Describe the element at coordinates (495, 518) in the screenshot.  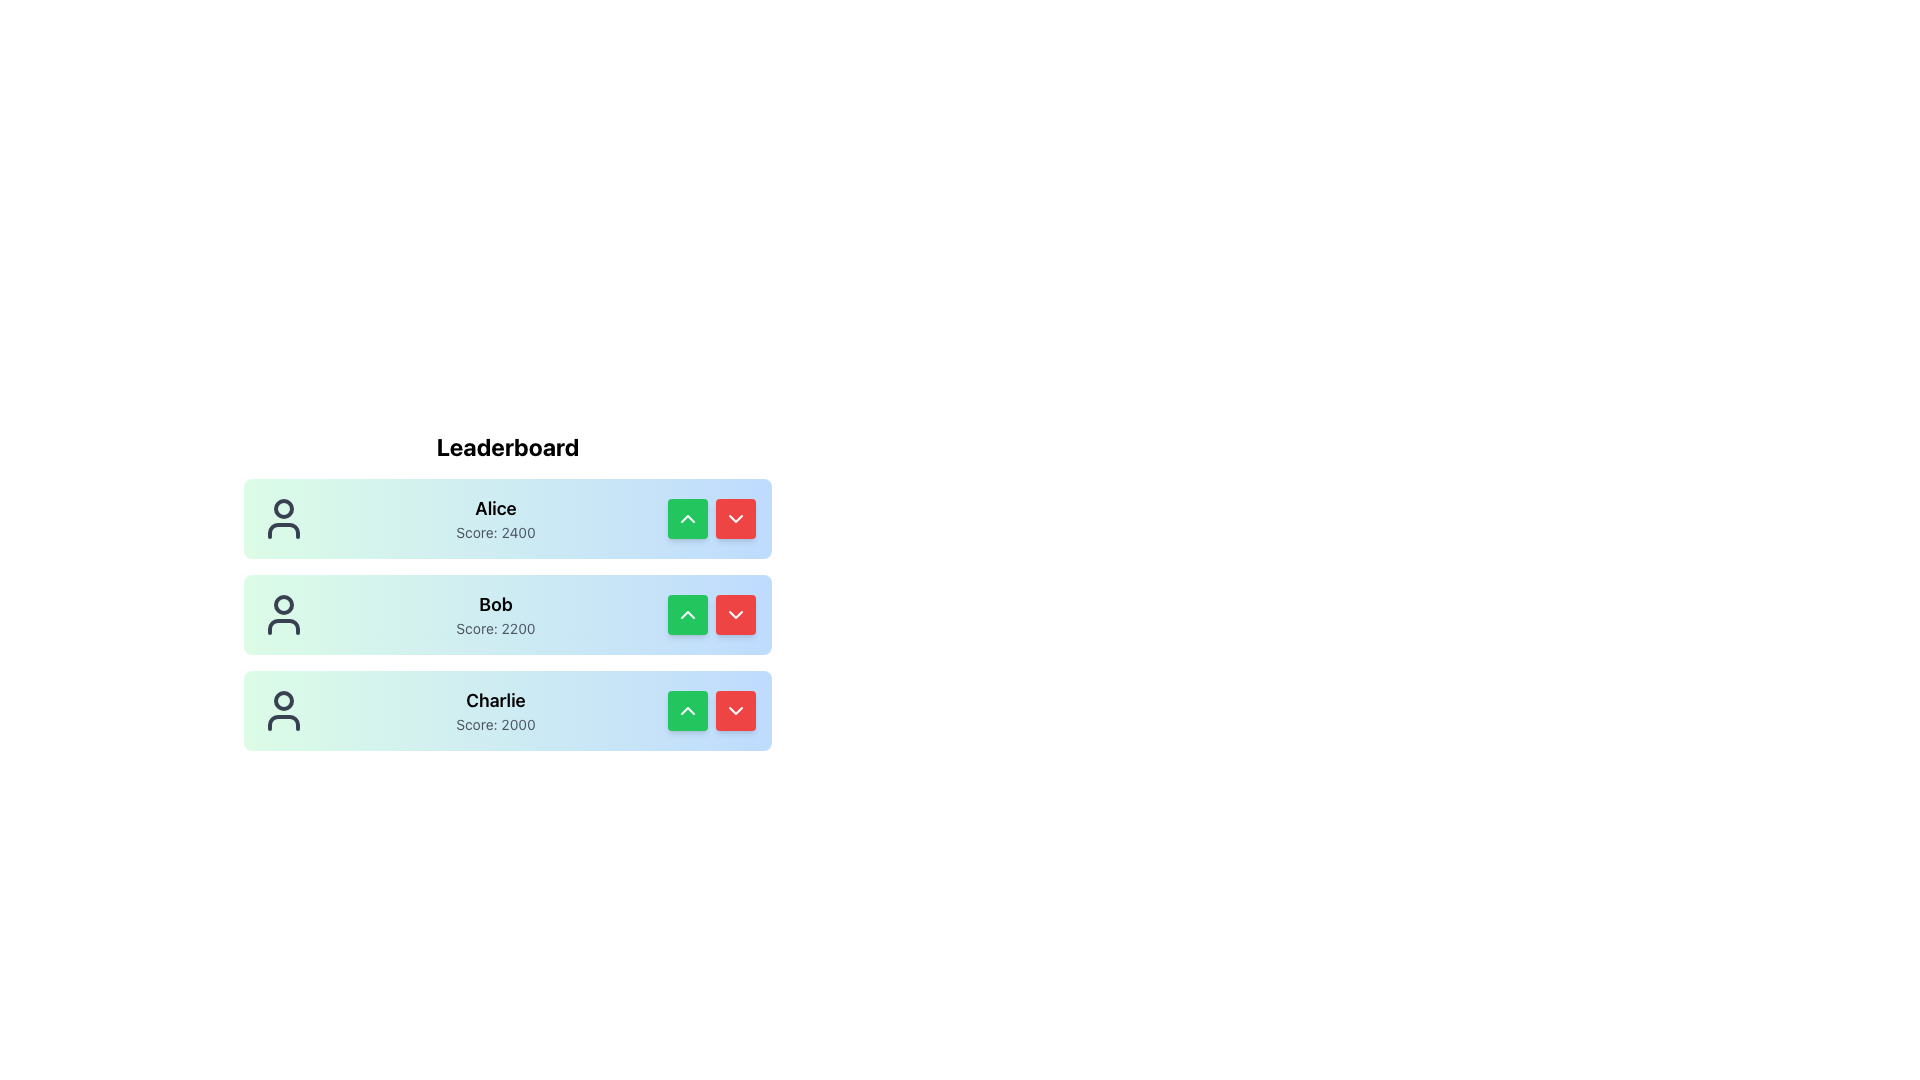
I see `the Text Display element that shows the user's name 'Alice' and score 'Score: 2400', located at the top of the leaderboard component` at that location.